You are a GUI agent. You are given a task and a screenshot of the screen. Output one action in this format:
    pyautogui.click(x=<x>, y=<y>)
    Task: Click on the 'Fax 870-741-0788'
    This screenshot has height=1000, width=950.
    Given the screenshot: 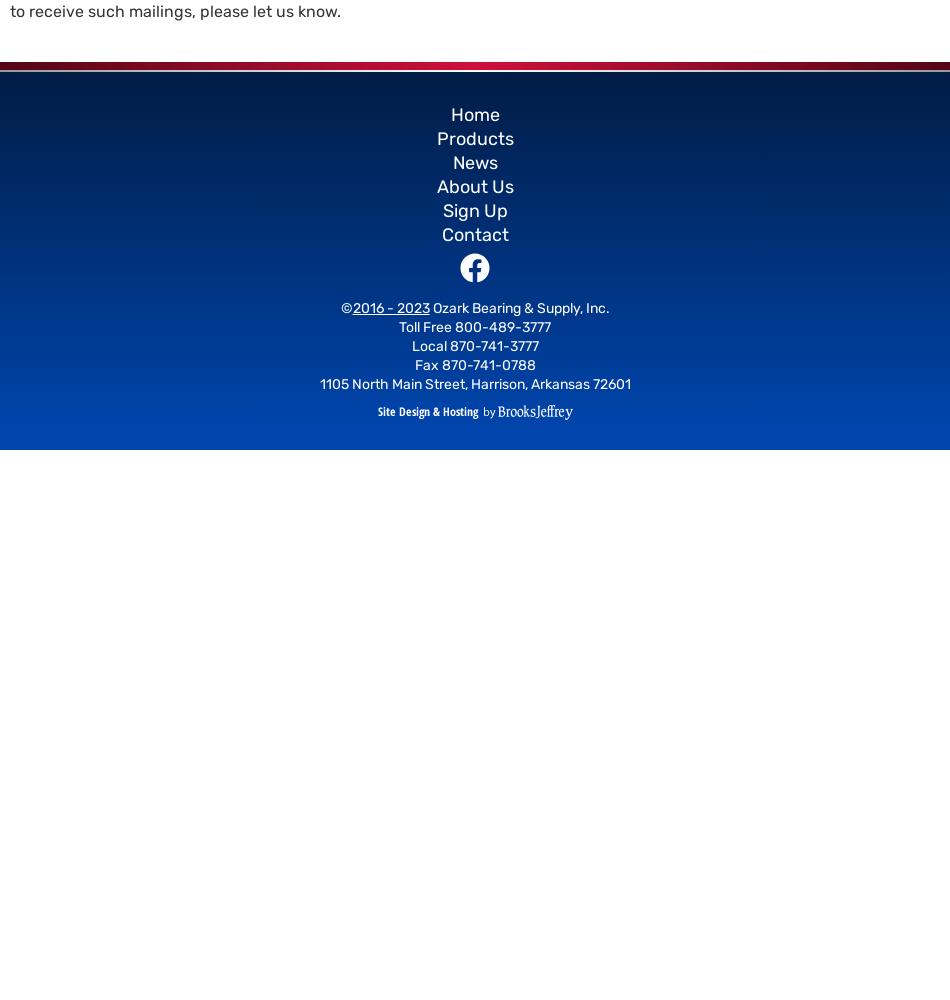 What is the action you would take?
    pyautogui.click(x=413, y=364)
    